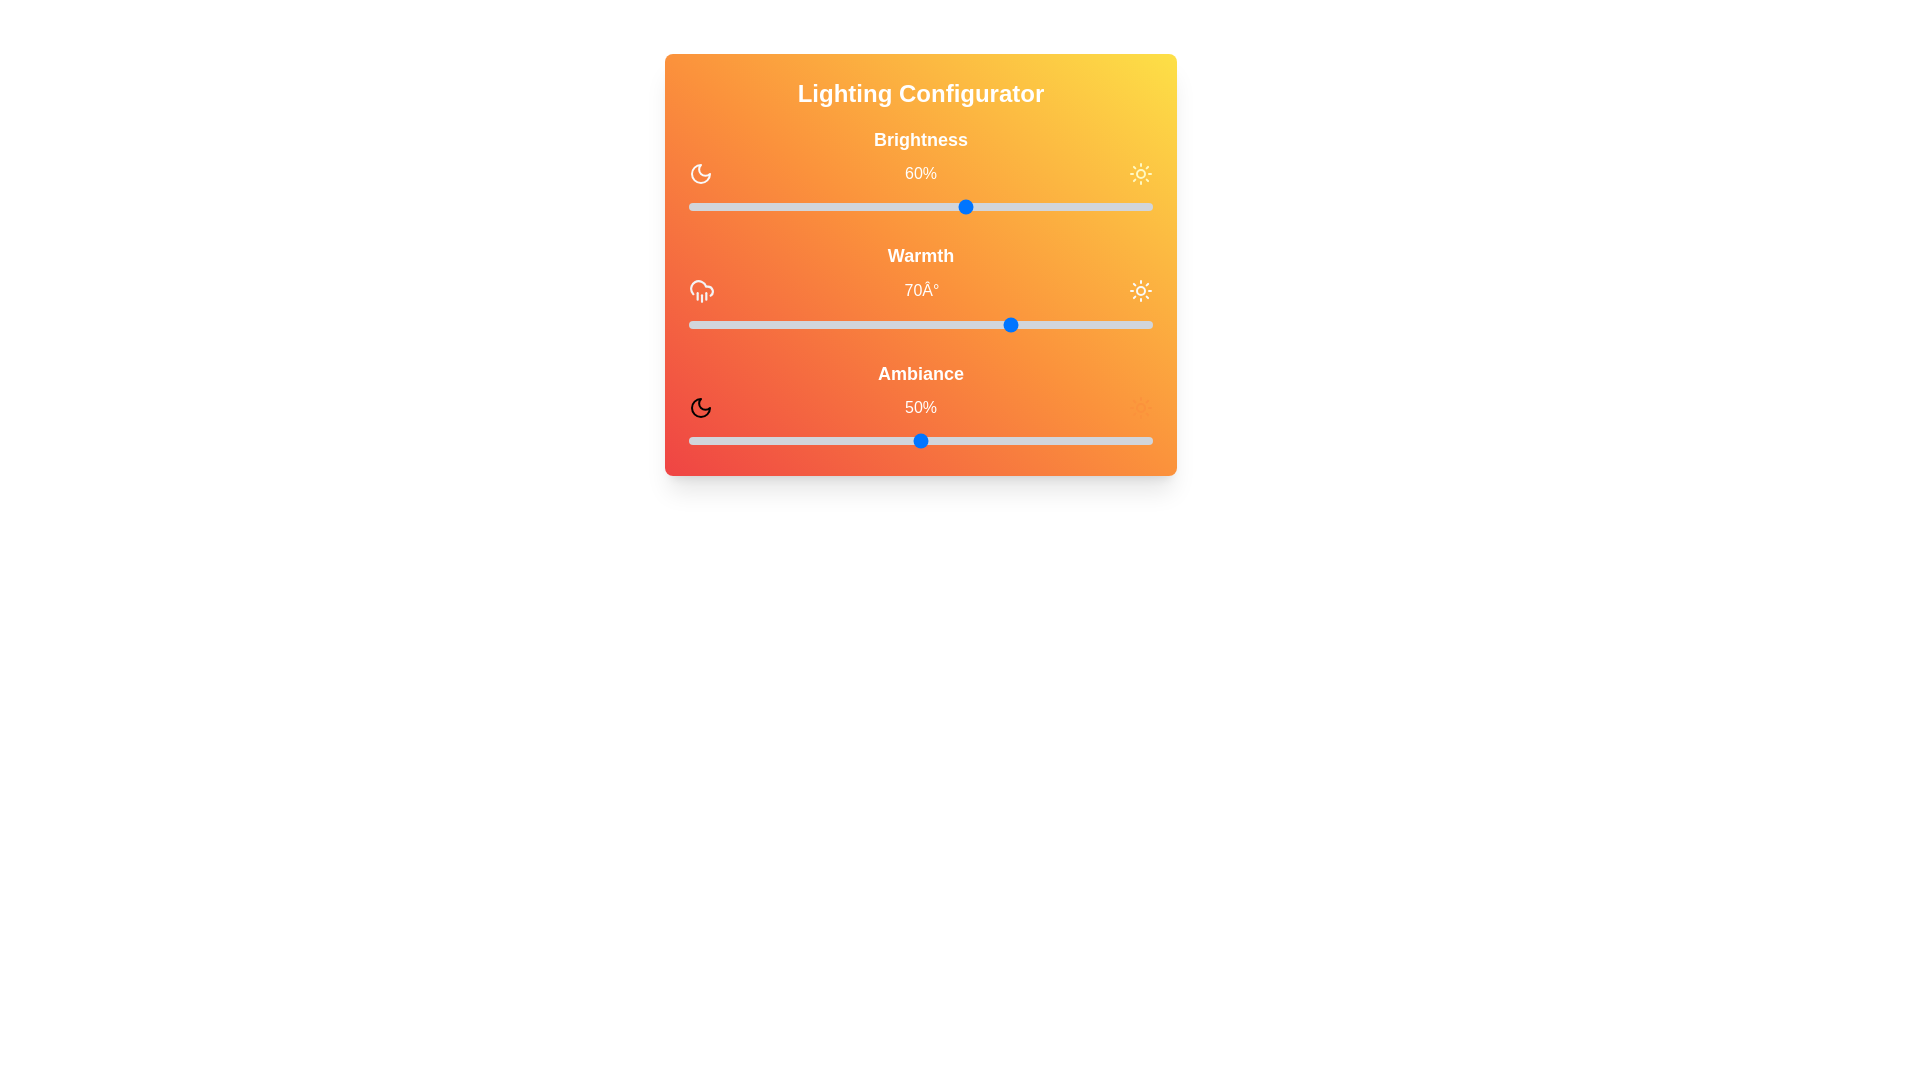 This screenshot has height=1080, width=1920. Describe the element at coordinates (967, 207) in the screenshot. I see `the brightness slider to 60% by dragging the slider` at that location.